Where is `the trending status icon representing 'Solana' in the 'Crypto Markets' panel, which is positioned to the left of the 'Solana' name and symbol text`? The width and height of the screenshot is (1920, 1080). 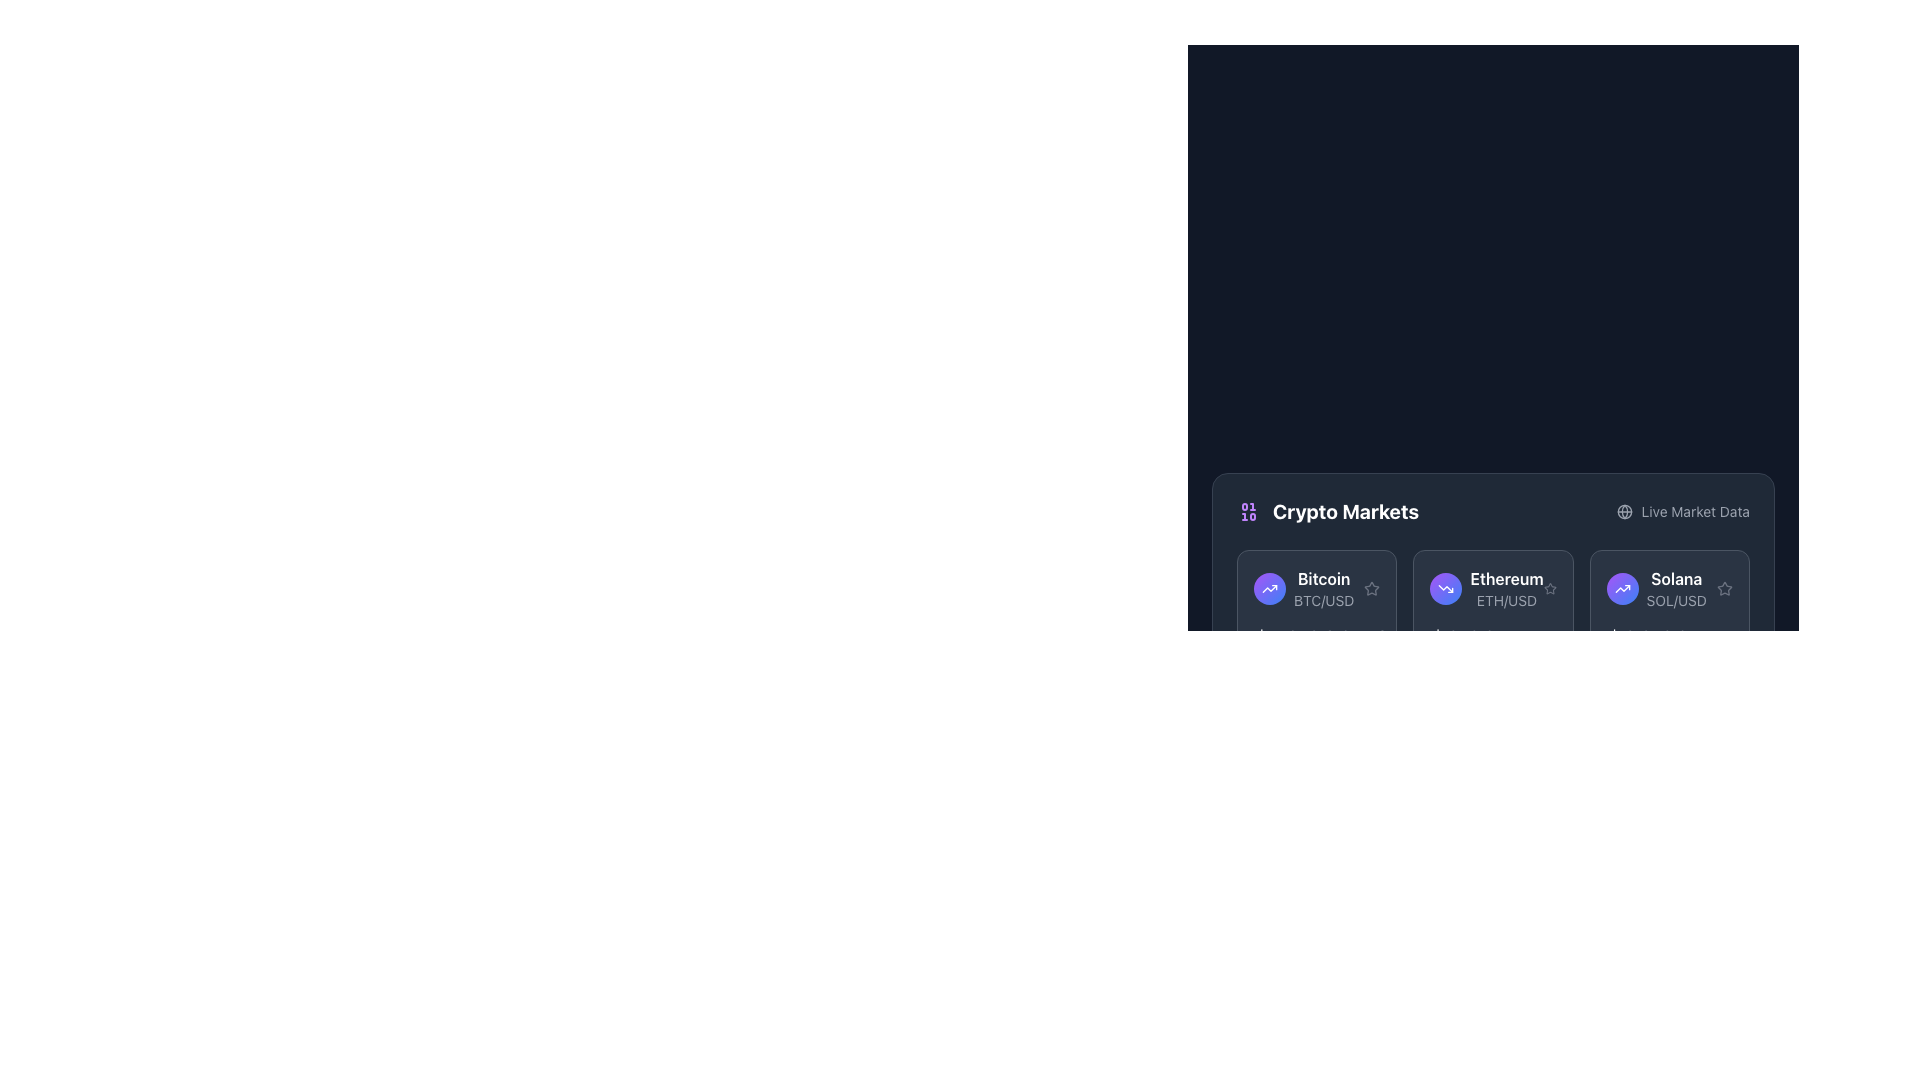
the trending status icon representing 'Solana' in the 'Crypto Markets' panel, which is positioned to the left of the 'Solana' name and symbol text is located at coordinates (1622, 588).